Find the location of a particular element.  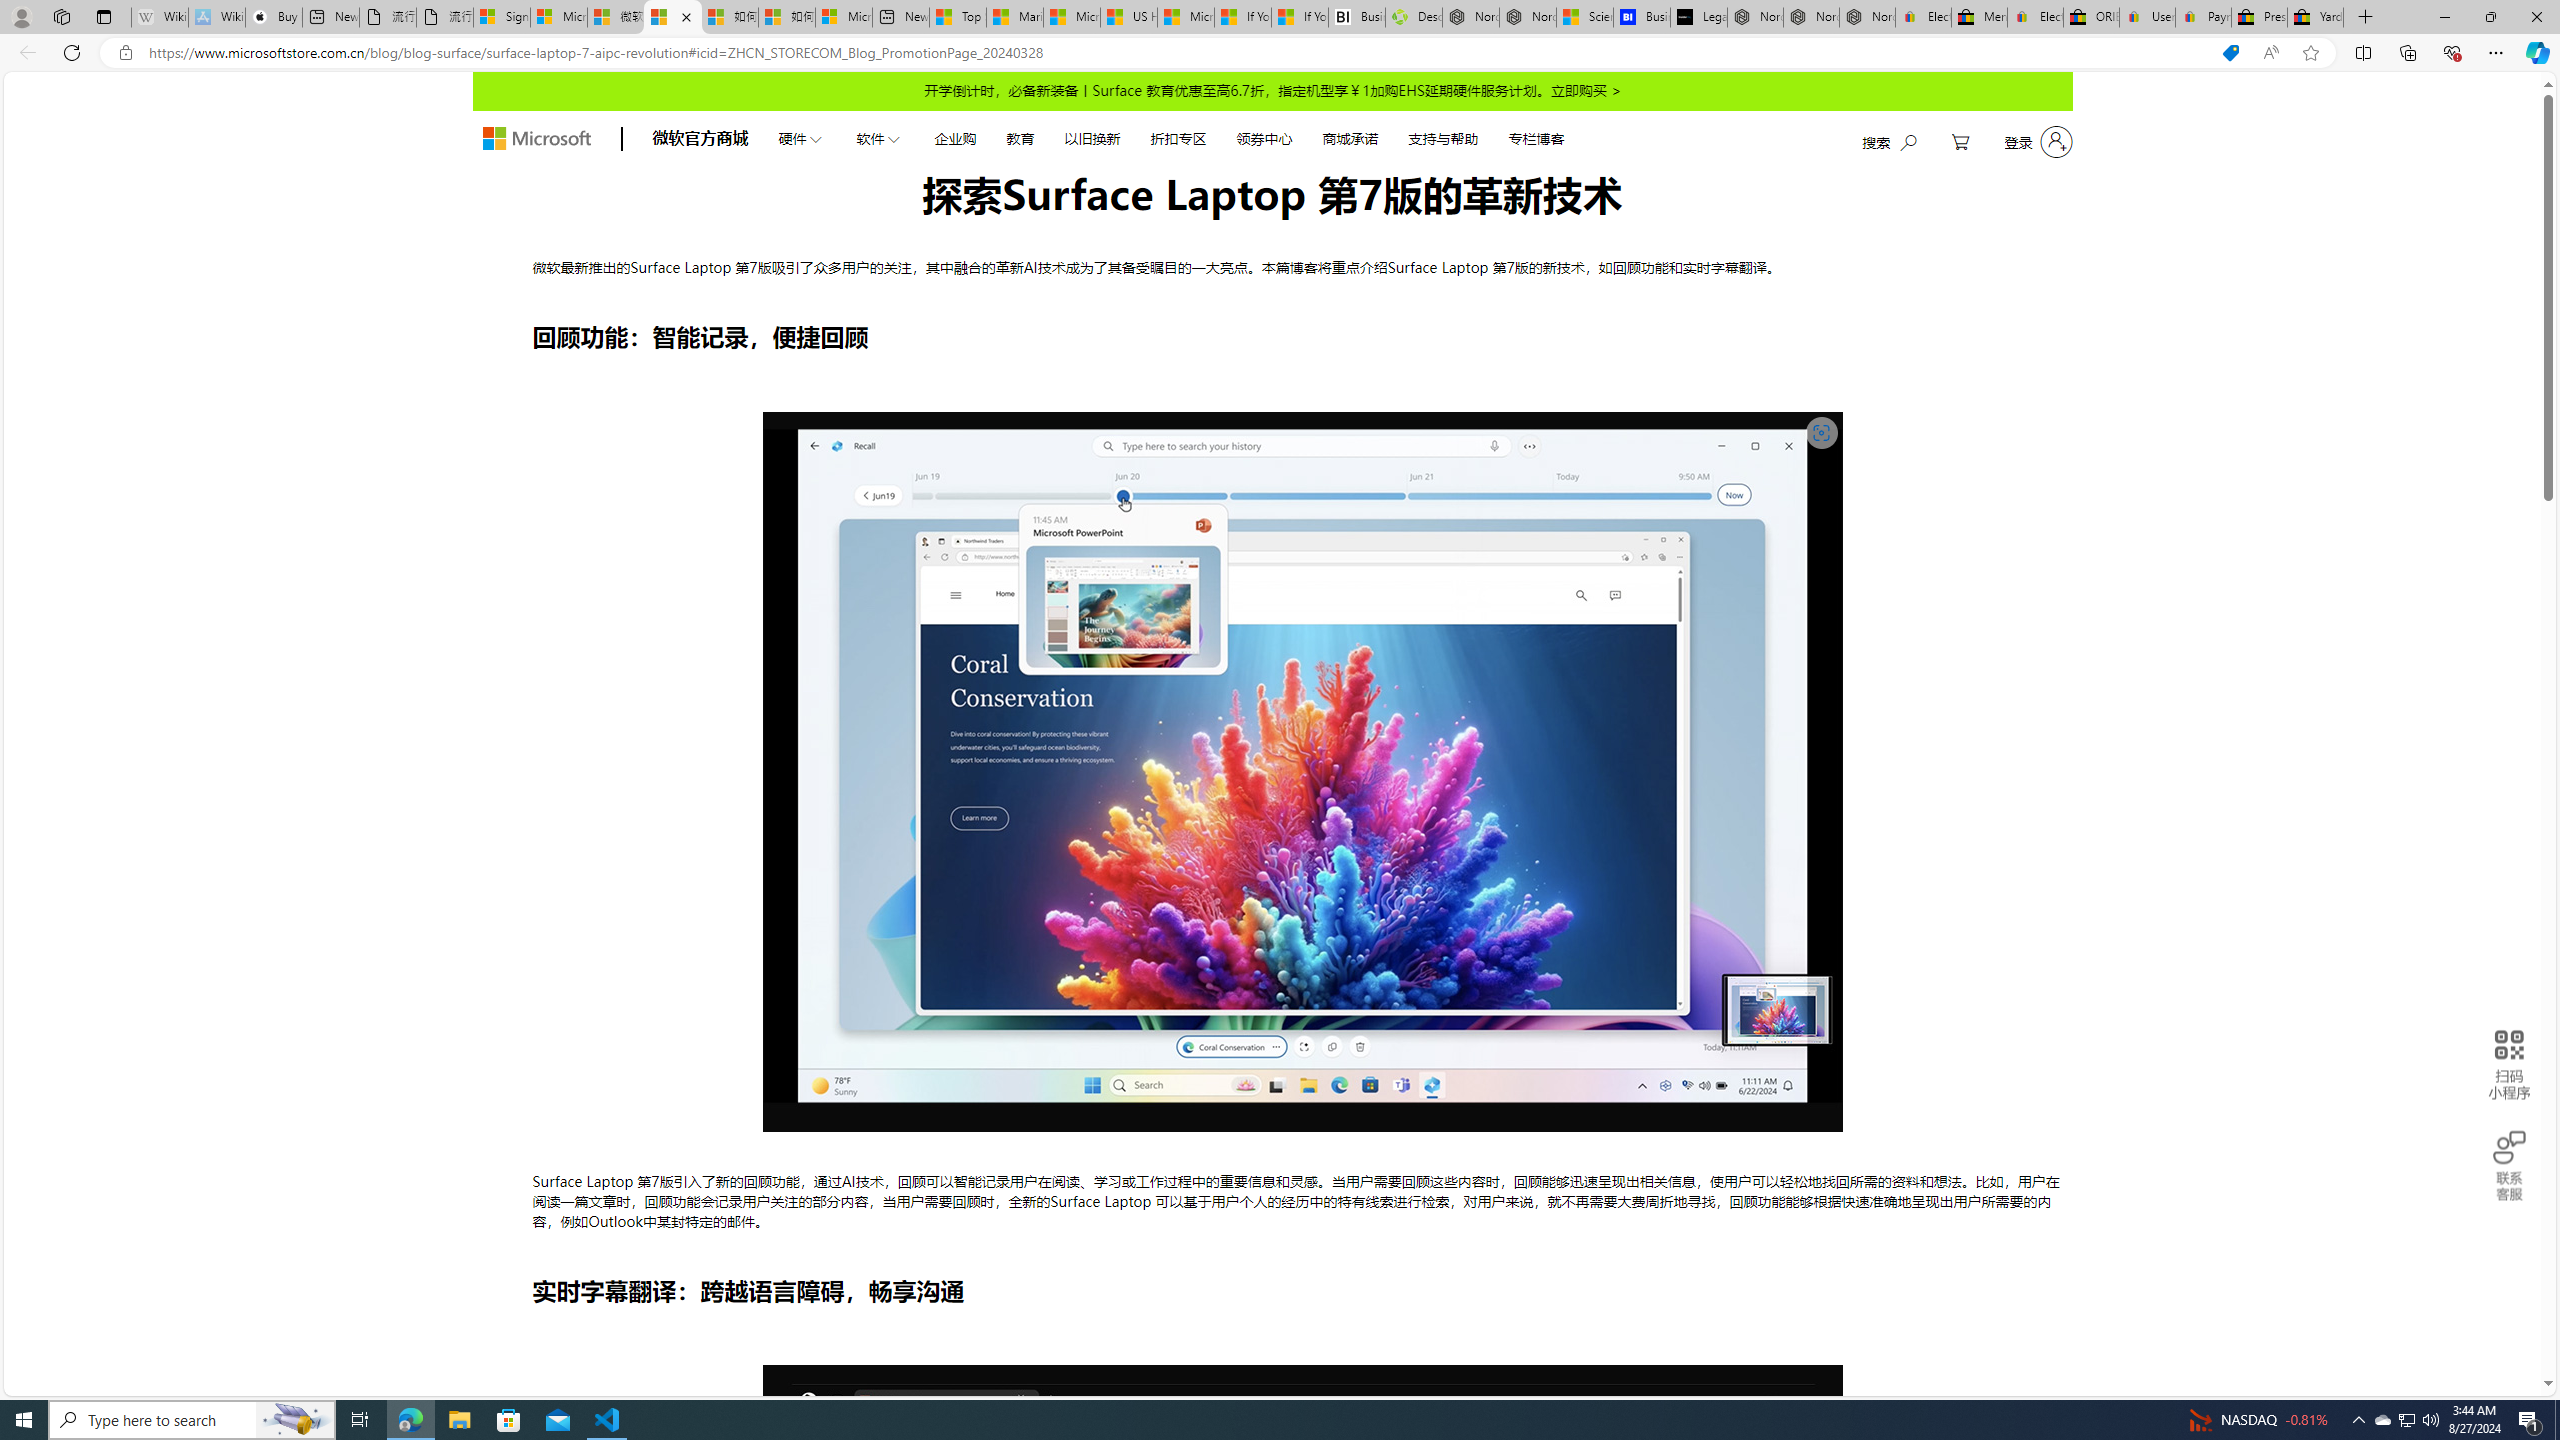

'AutomationID: autoNav' is located at coordinates (1170, 137).